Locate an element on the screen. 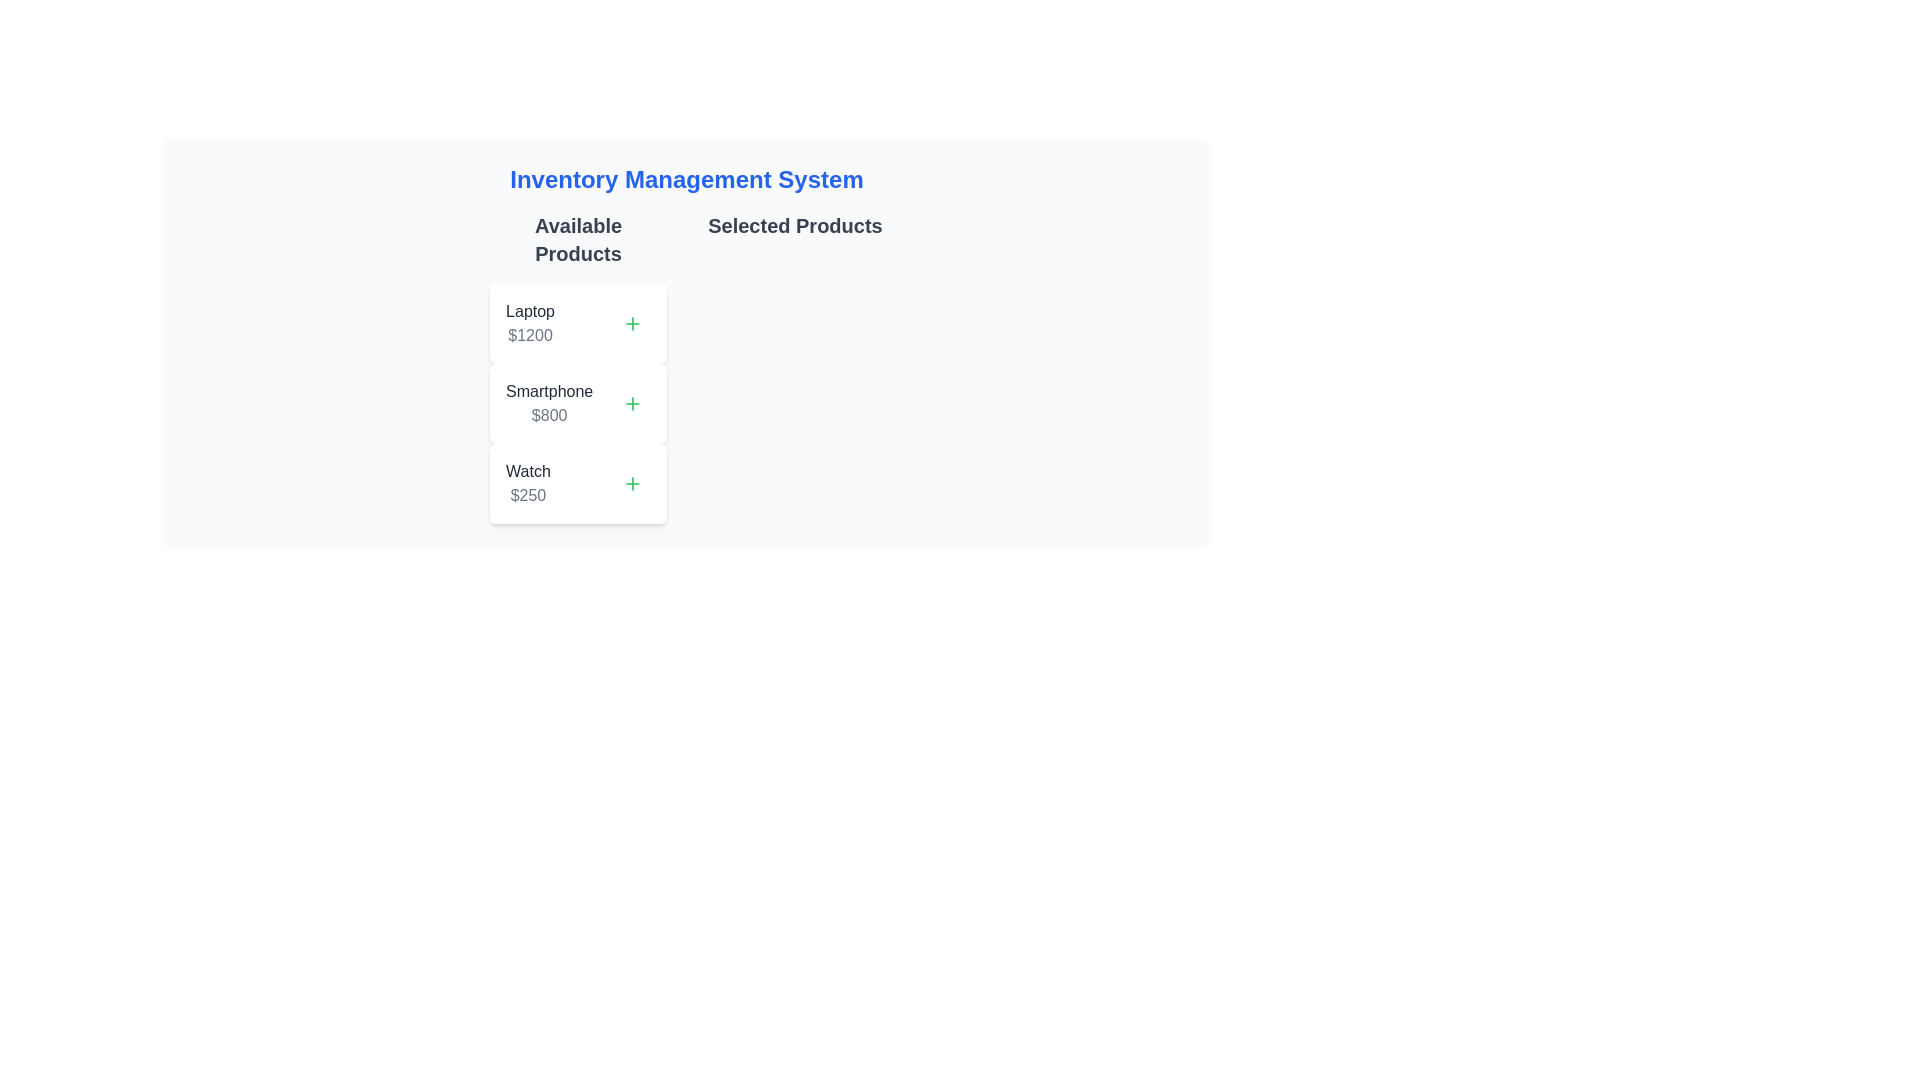 The height and width of the screenshot is (1080, 1920). the price text label displayed beneath the 'Watch' item in the 'Available Products' section is located at coordinates (528, 495).